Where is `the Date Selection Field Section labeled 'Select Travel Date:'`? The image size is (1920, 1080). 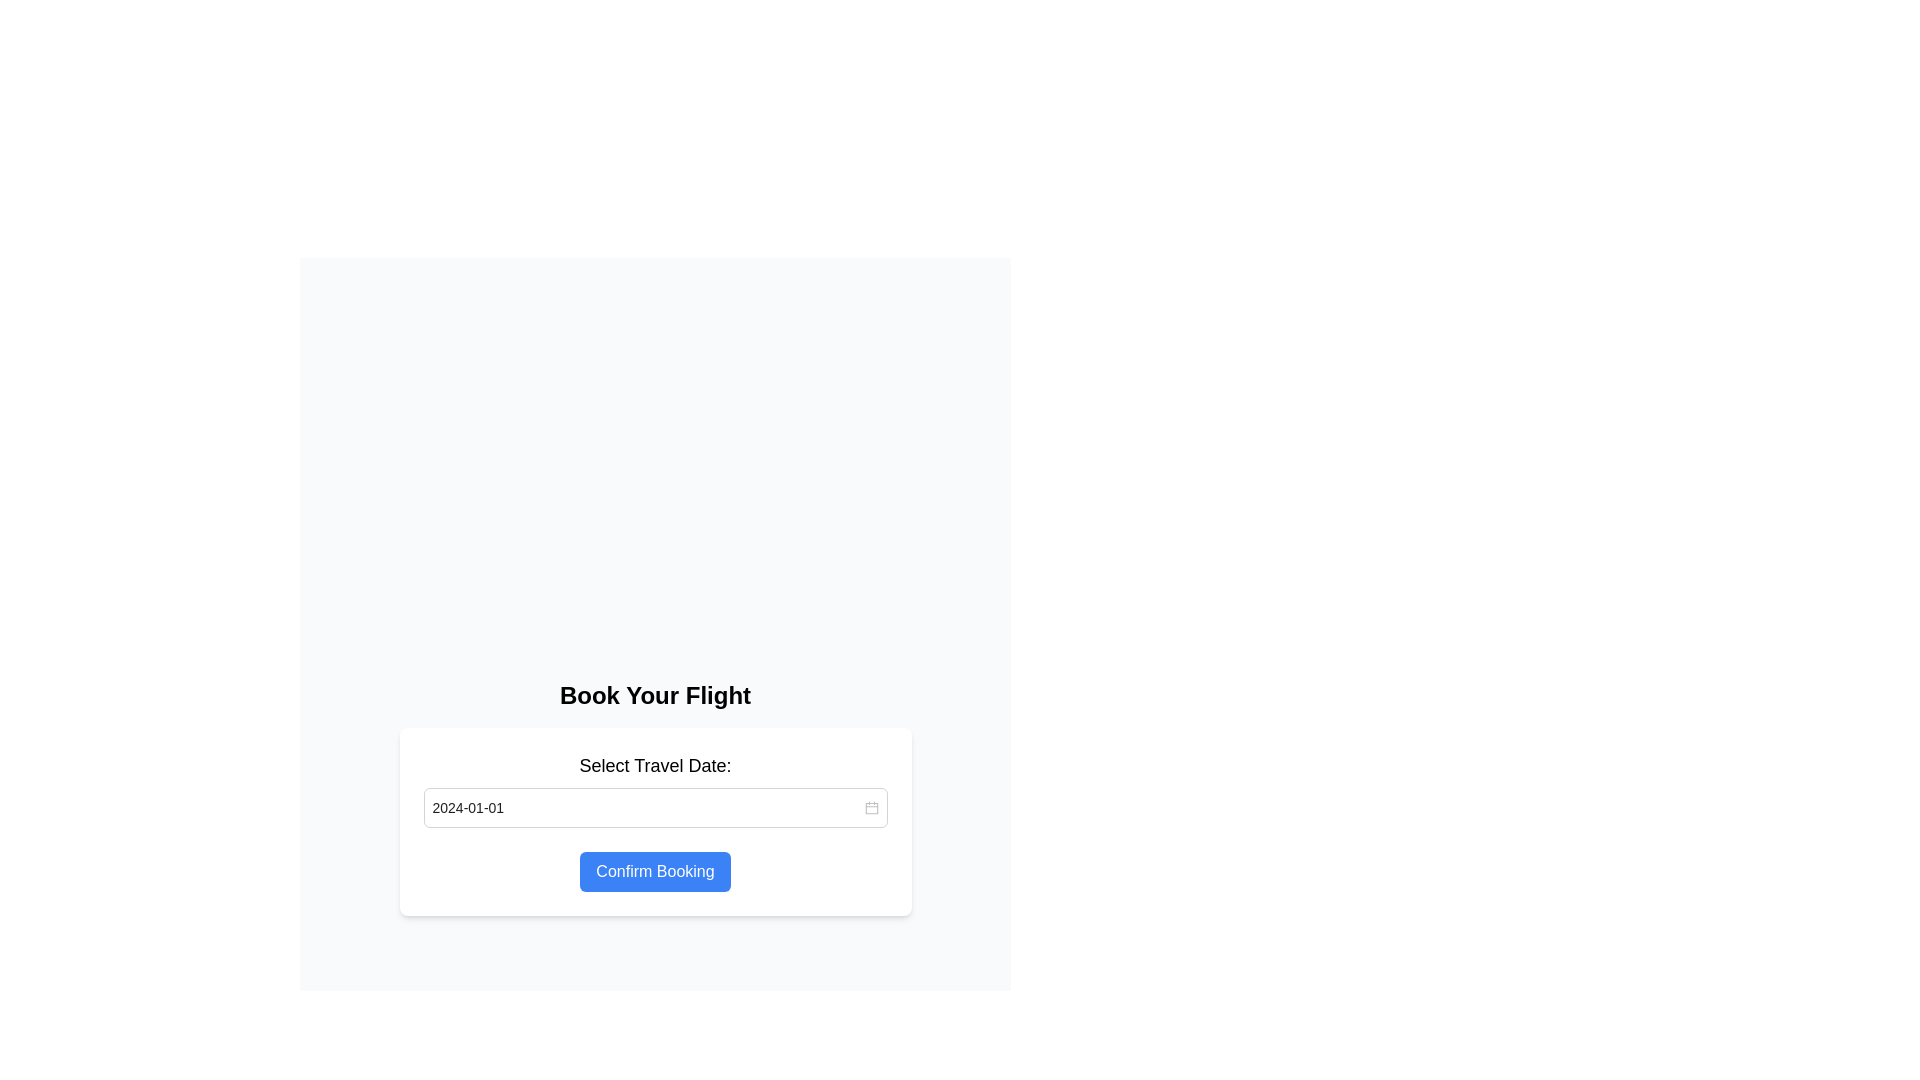 the Date Selection Field Section labeled 'Select Travel Date:' is located at coordinates (655, 789).